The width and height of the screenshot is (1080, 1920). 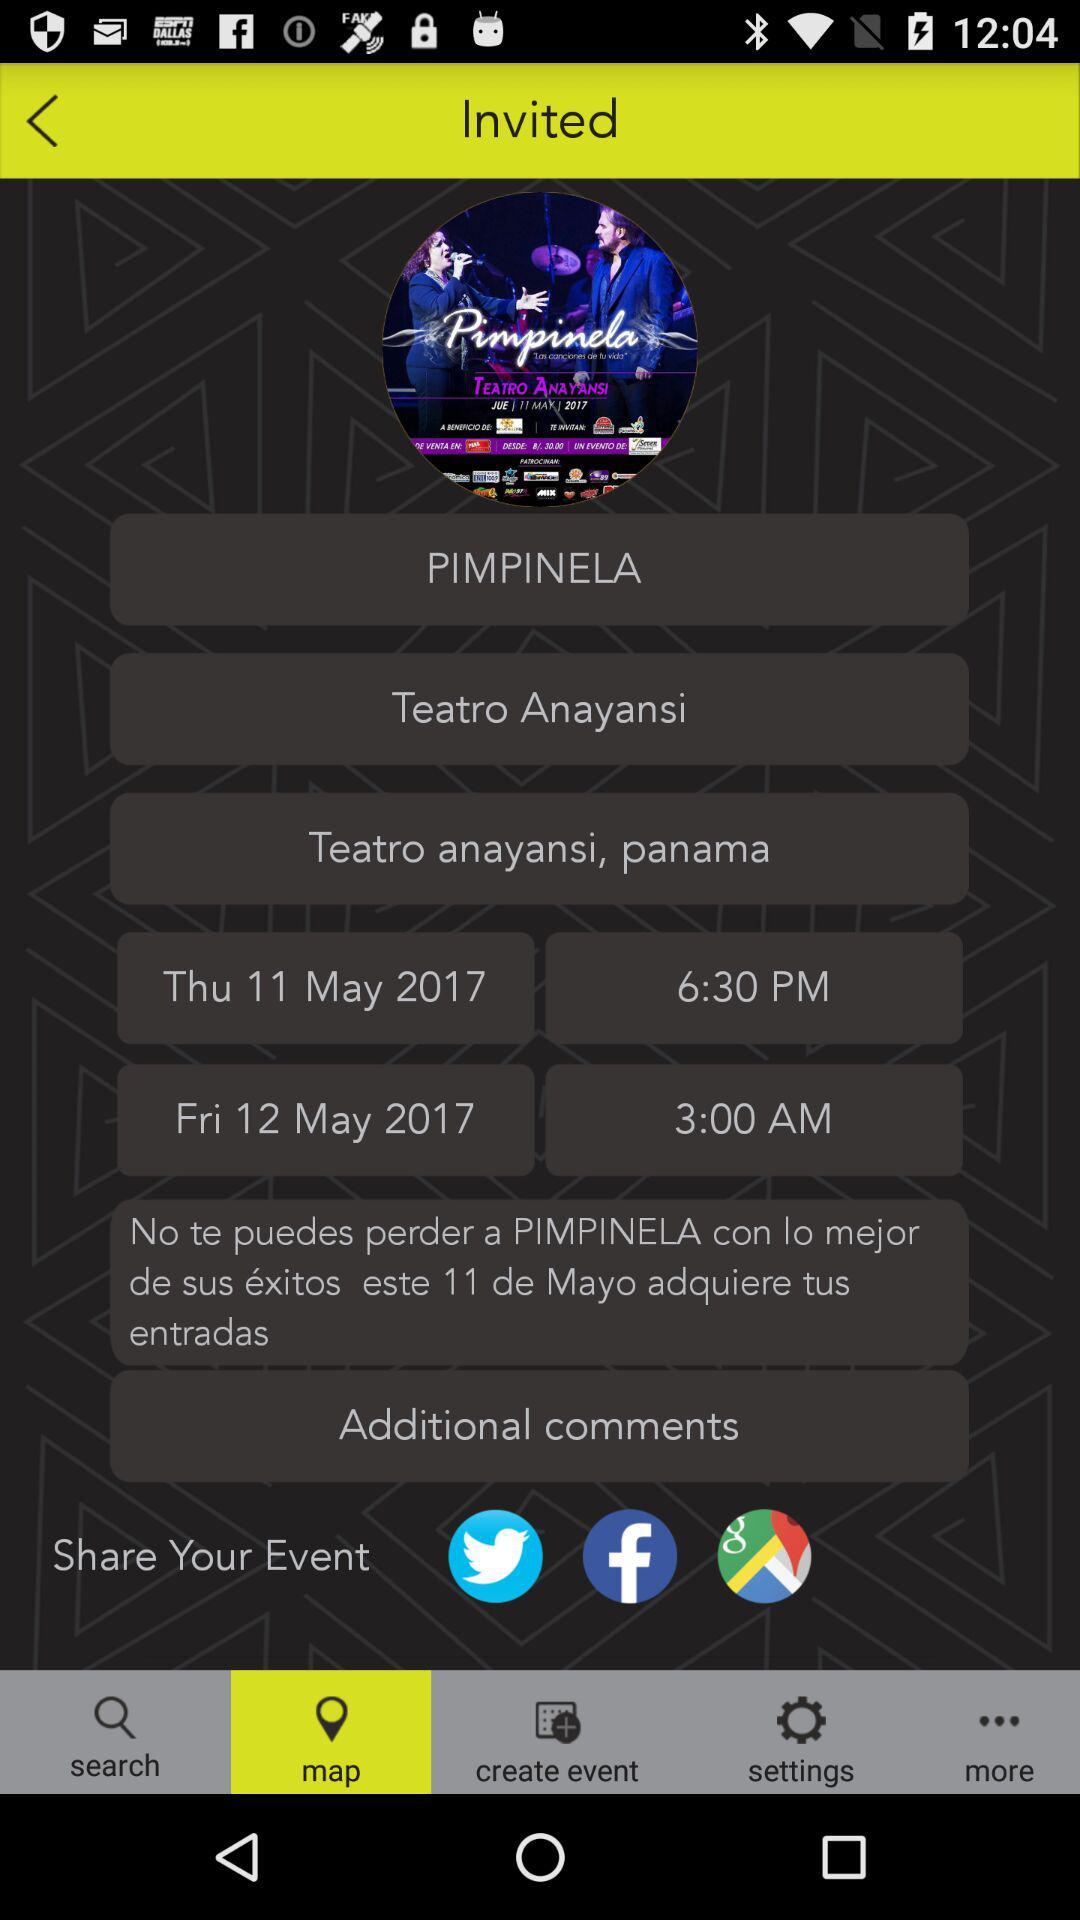 What do you see at coordinates (538, 1425) in the screenshot?
I see `additional comments` at bounding box center [538, 1425].